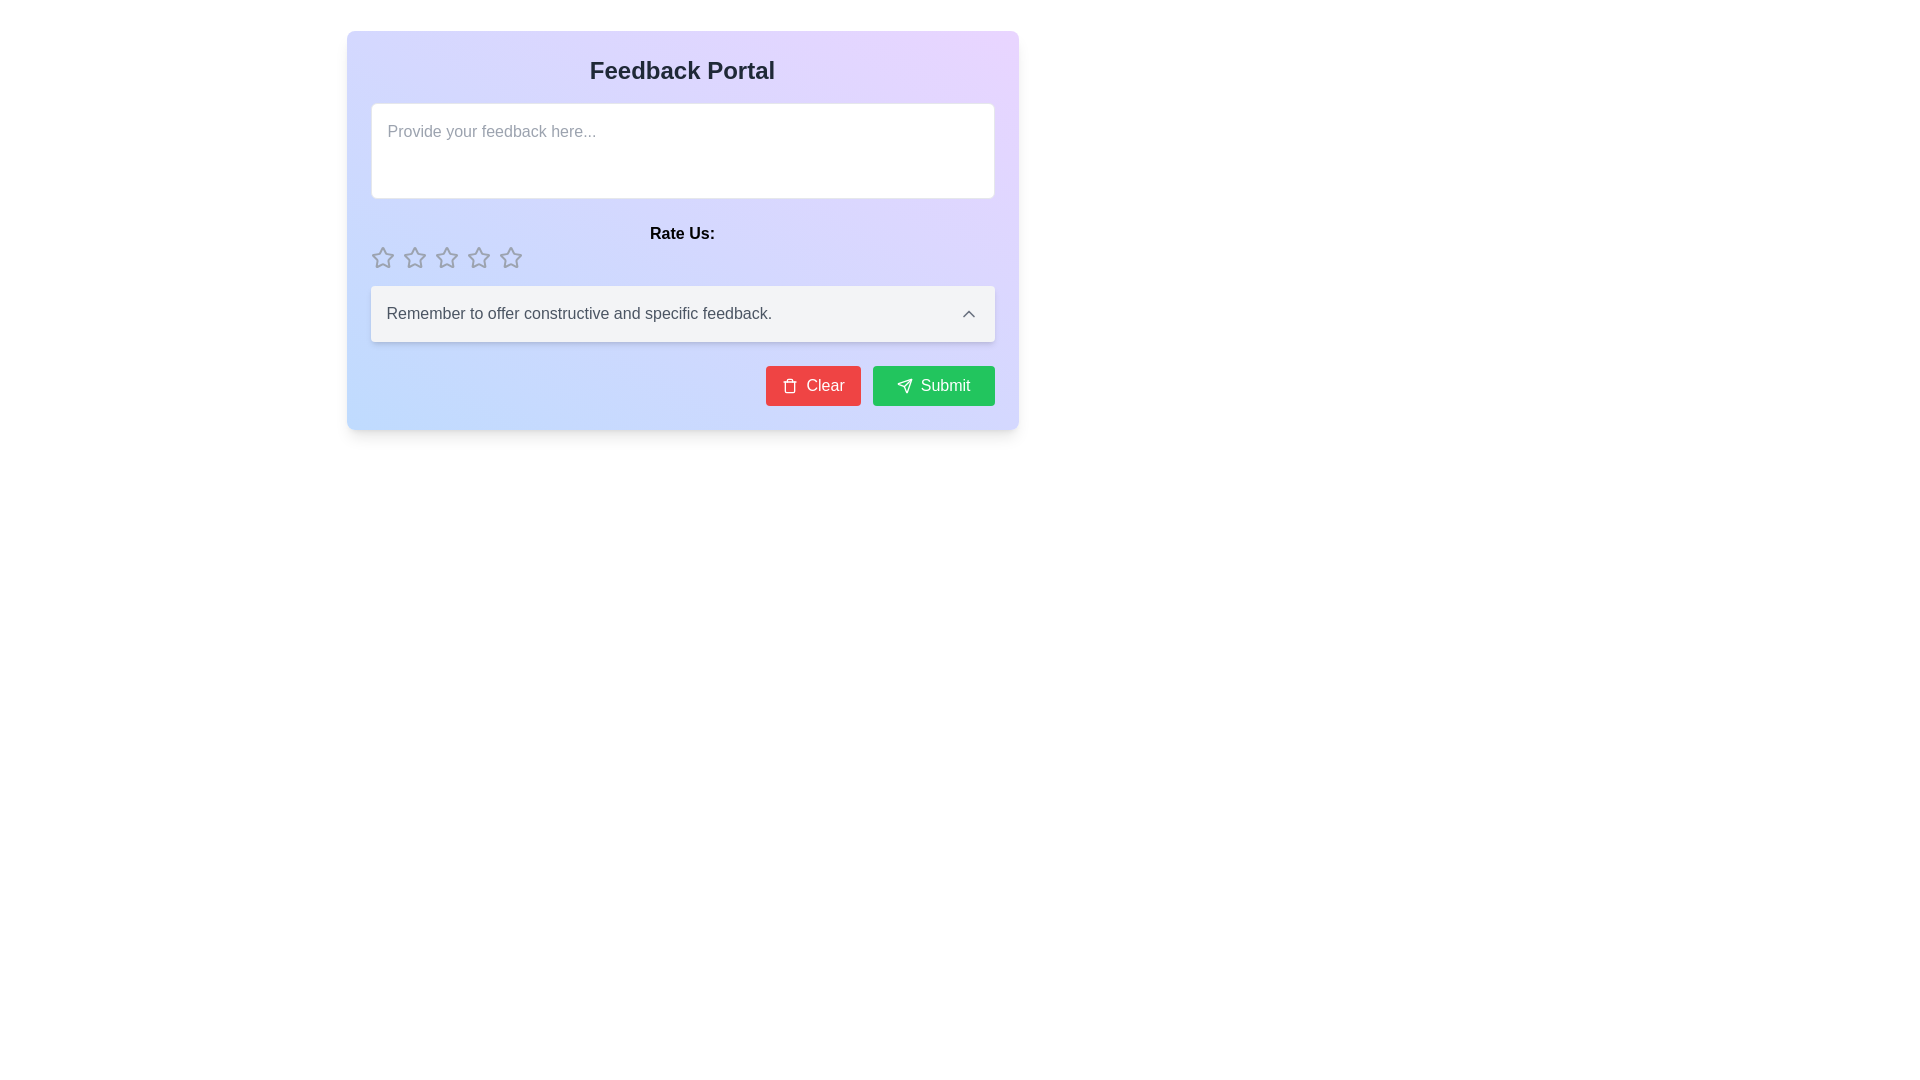 The height and width of the screenshot is (1080, 1920). I want to click on the send button icon, which is part of the green 'Submit' button, so click(903, 385).